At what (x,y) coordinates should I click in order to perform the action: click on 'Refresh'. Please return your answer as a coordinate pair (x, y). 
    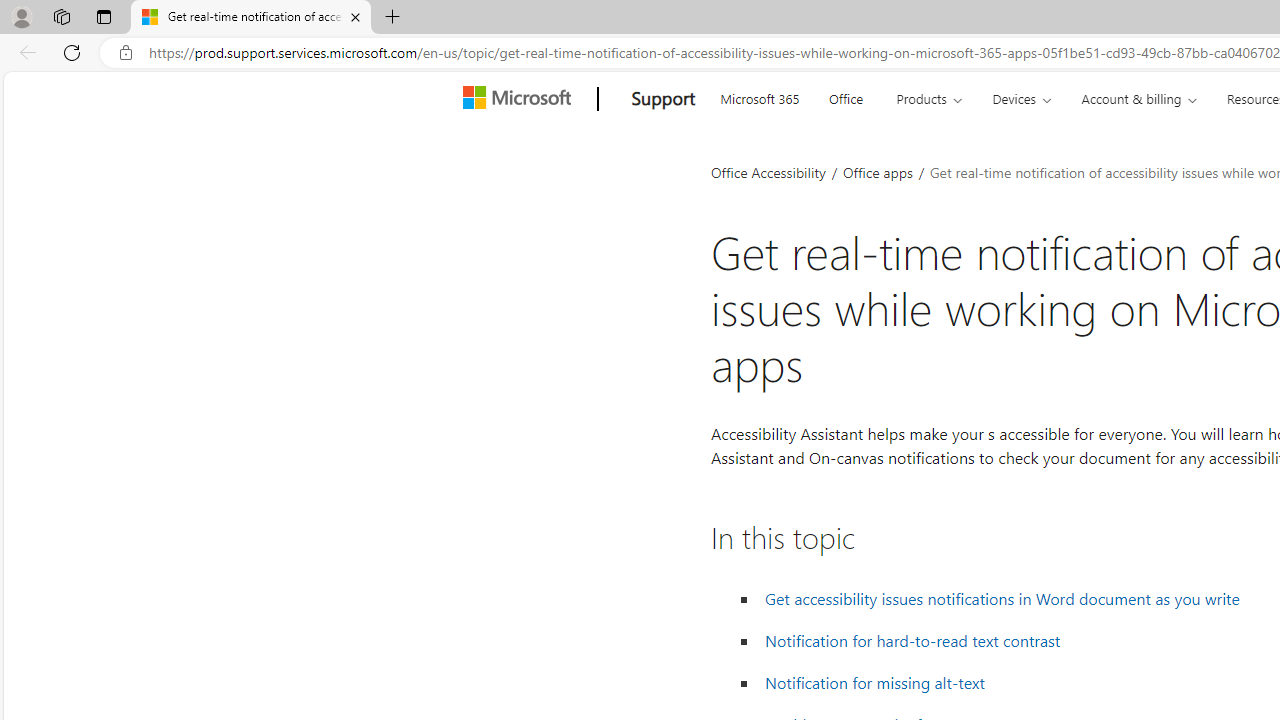
    Looking at the image, I should click on (72, 51).